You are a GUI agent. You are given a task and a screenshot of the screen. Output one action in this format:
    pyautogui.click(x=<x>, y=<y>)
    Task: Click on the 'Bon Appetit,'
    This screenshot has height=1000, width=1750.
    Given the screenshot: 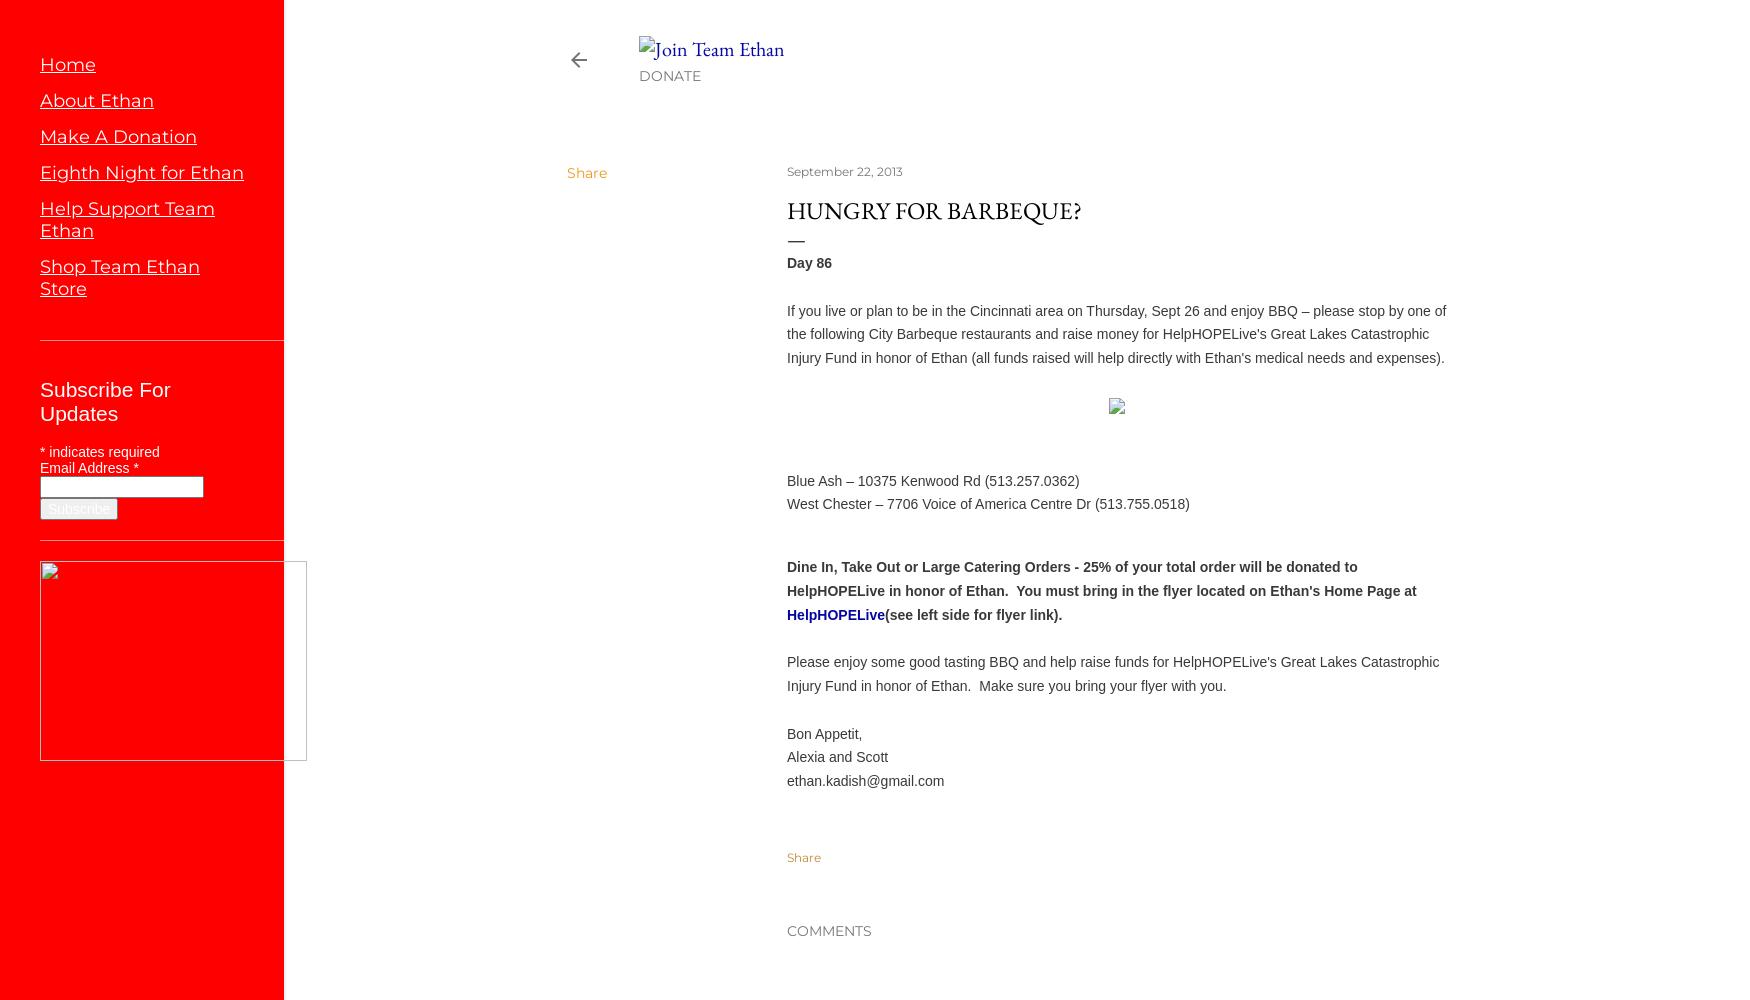 What is the action you would take?
    pyautogui.click(x=824, y=732)
    